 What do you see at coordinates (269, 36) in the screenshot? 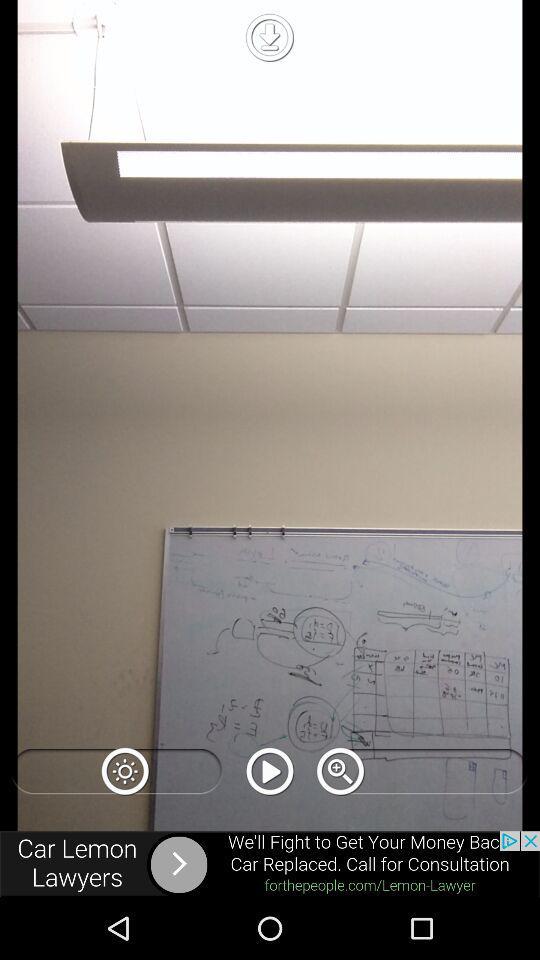
I see `download` at bounding box center [269, 36].